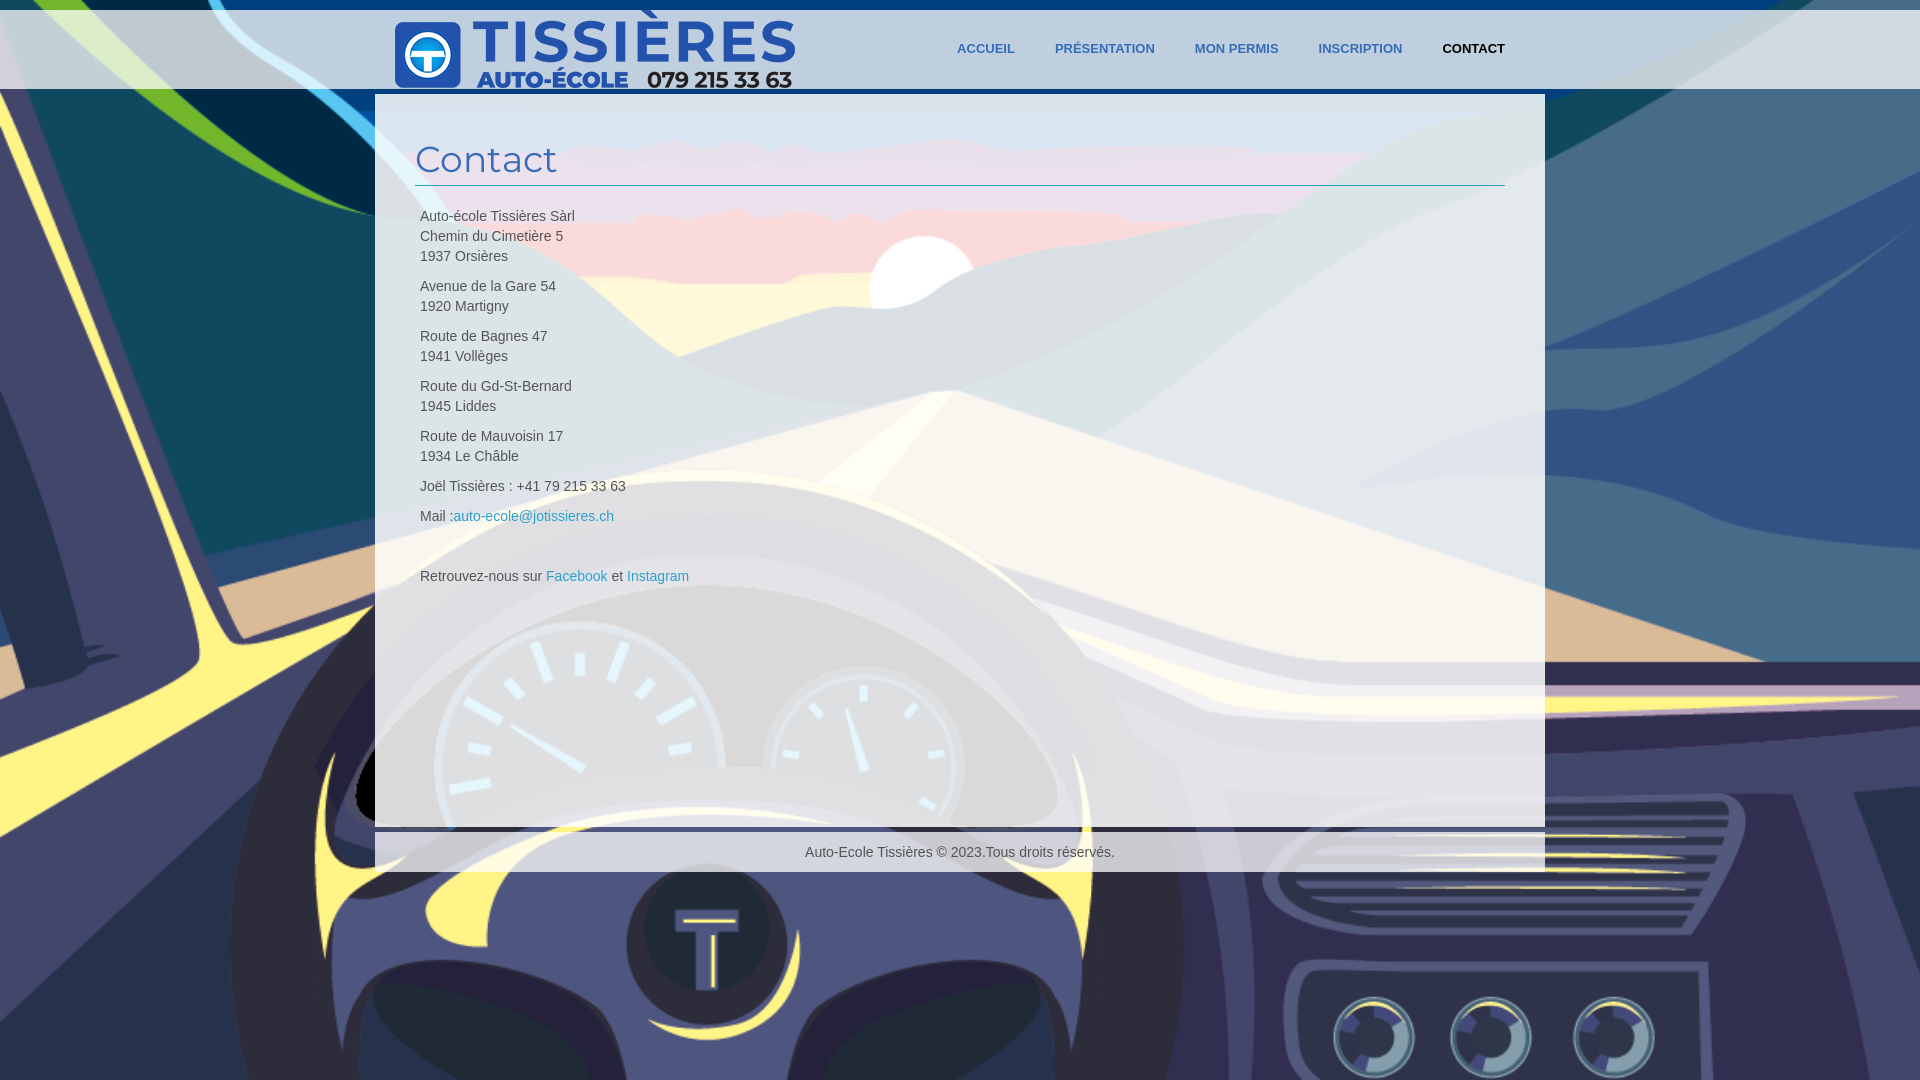 The height and width of the screenshot is (1080, 1920). I want to click on 'CONTACT', so click(1420, 48).